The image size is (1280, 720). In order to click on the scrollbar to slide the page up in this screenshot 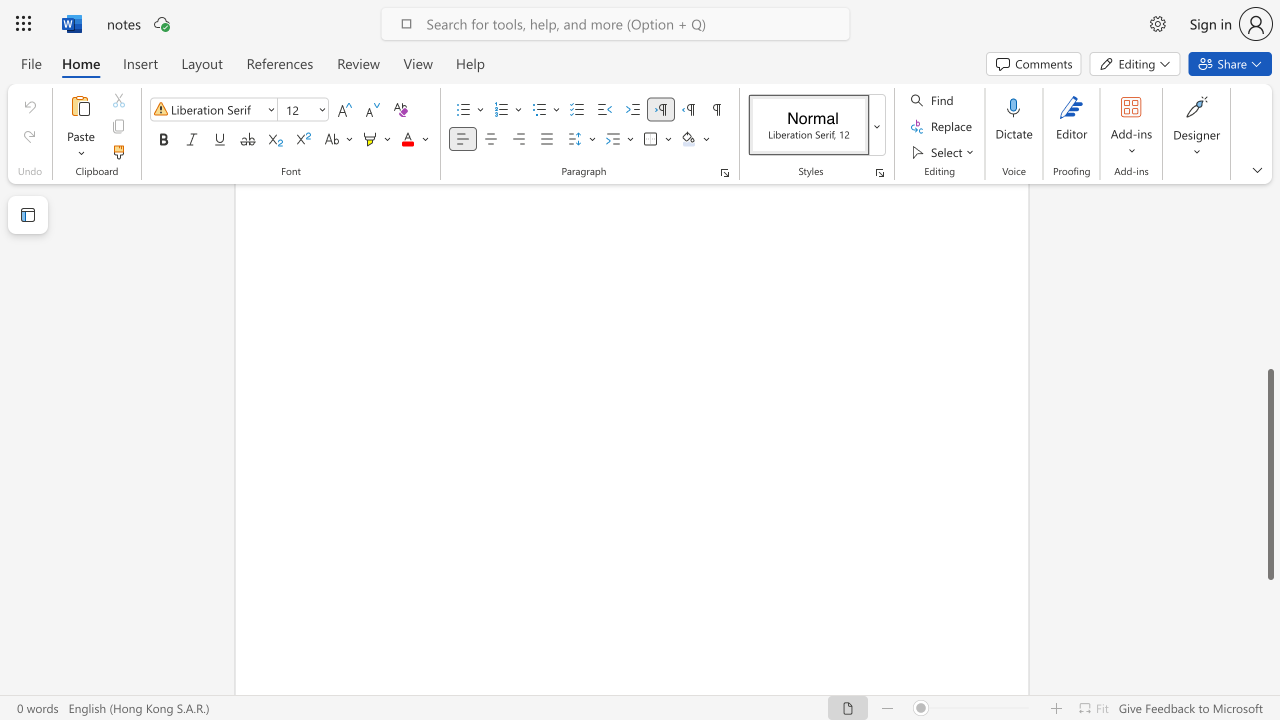, I will do `click(1269, 280)`.